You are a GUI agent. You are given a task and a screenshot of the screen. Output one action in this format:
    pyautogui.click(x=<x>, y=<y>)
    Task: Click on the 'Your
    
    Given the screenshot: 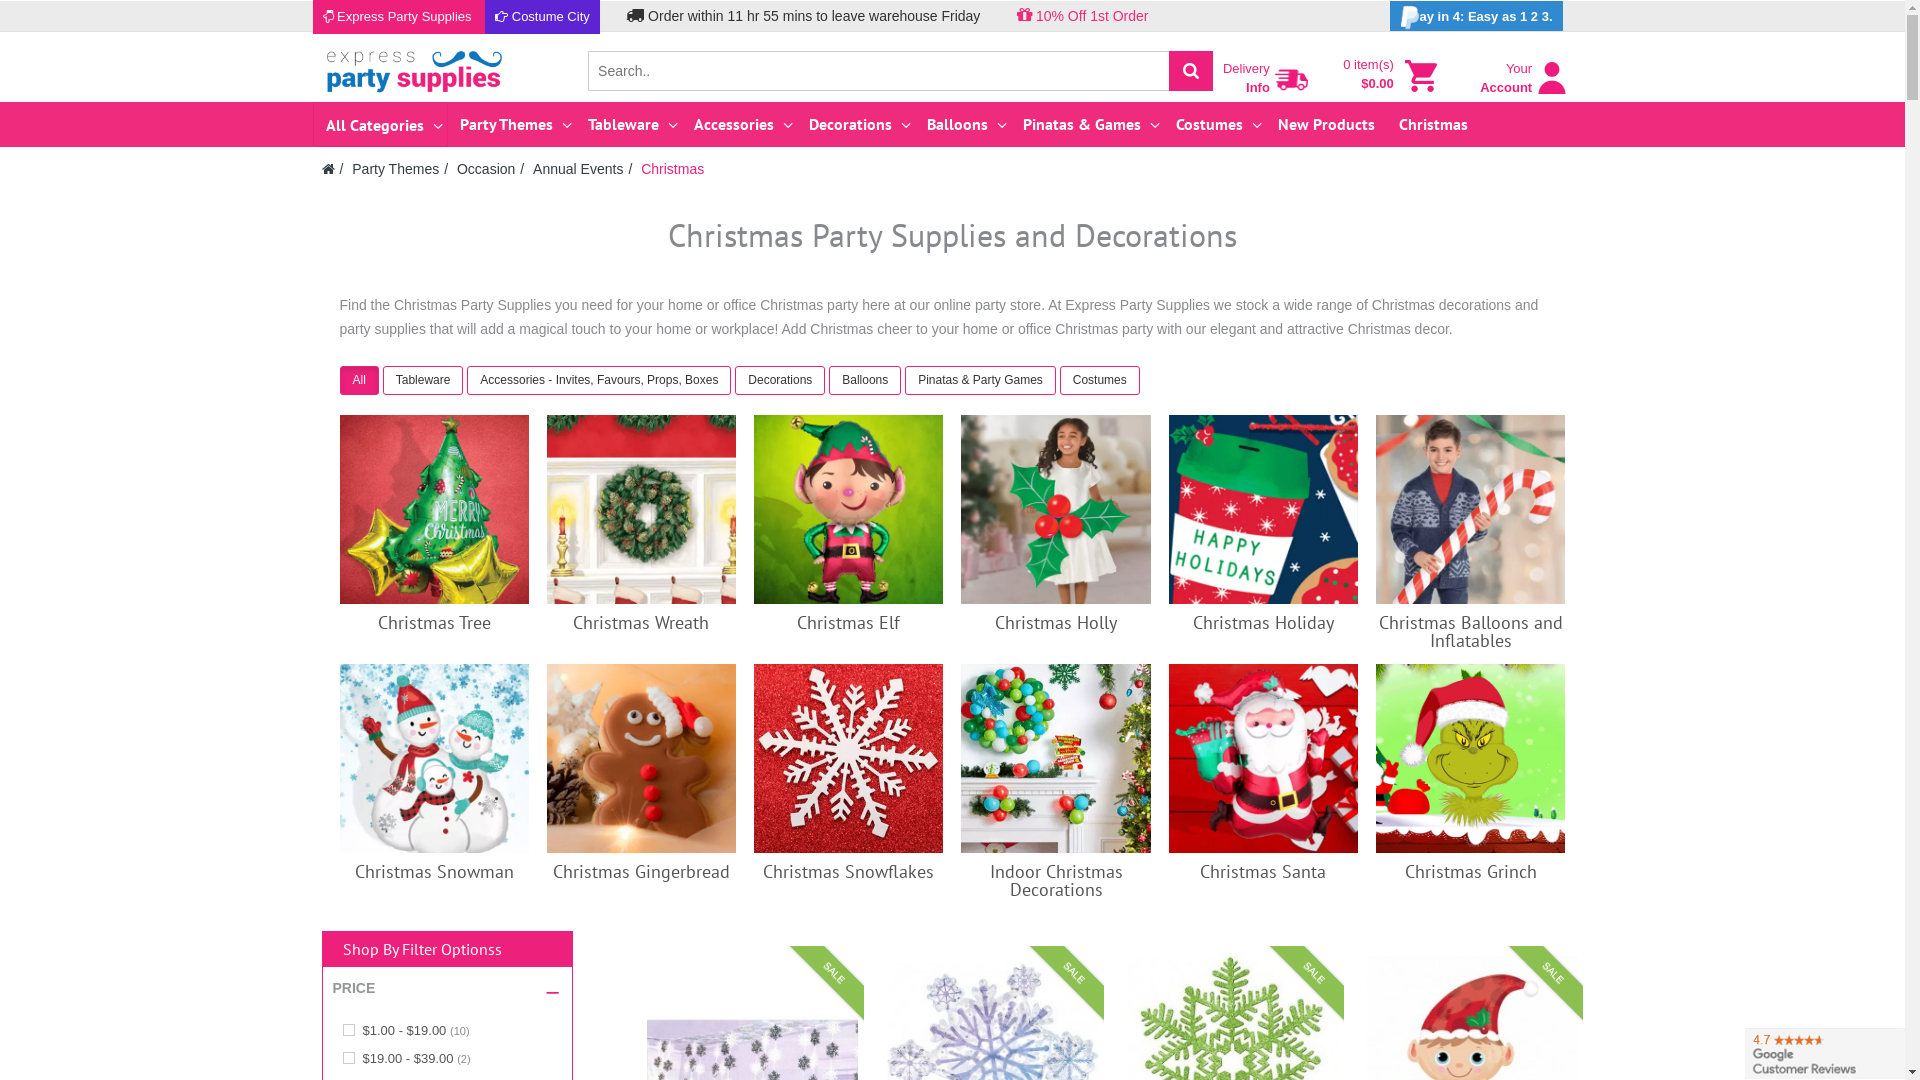 What is the action you would take?
    pyautogui.click(x=1522, y=86)
    